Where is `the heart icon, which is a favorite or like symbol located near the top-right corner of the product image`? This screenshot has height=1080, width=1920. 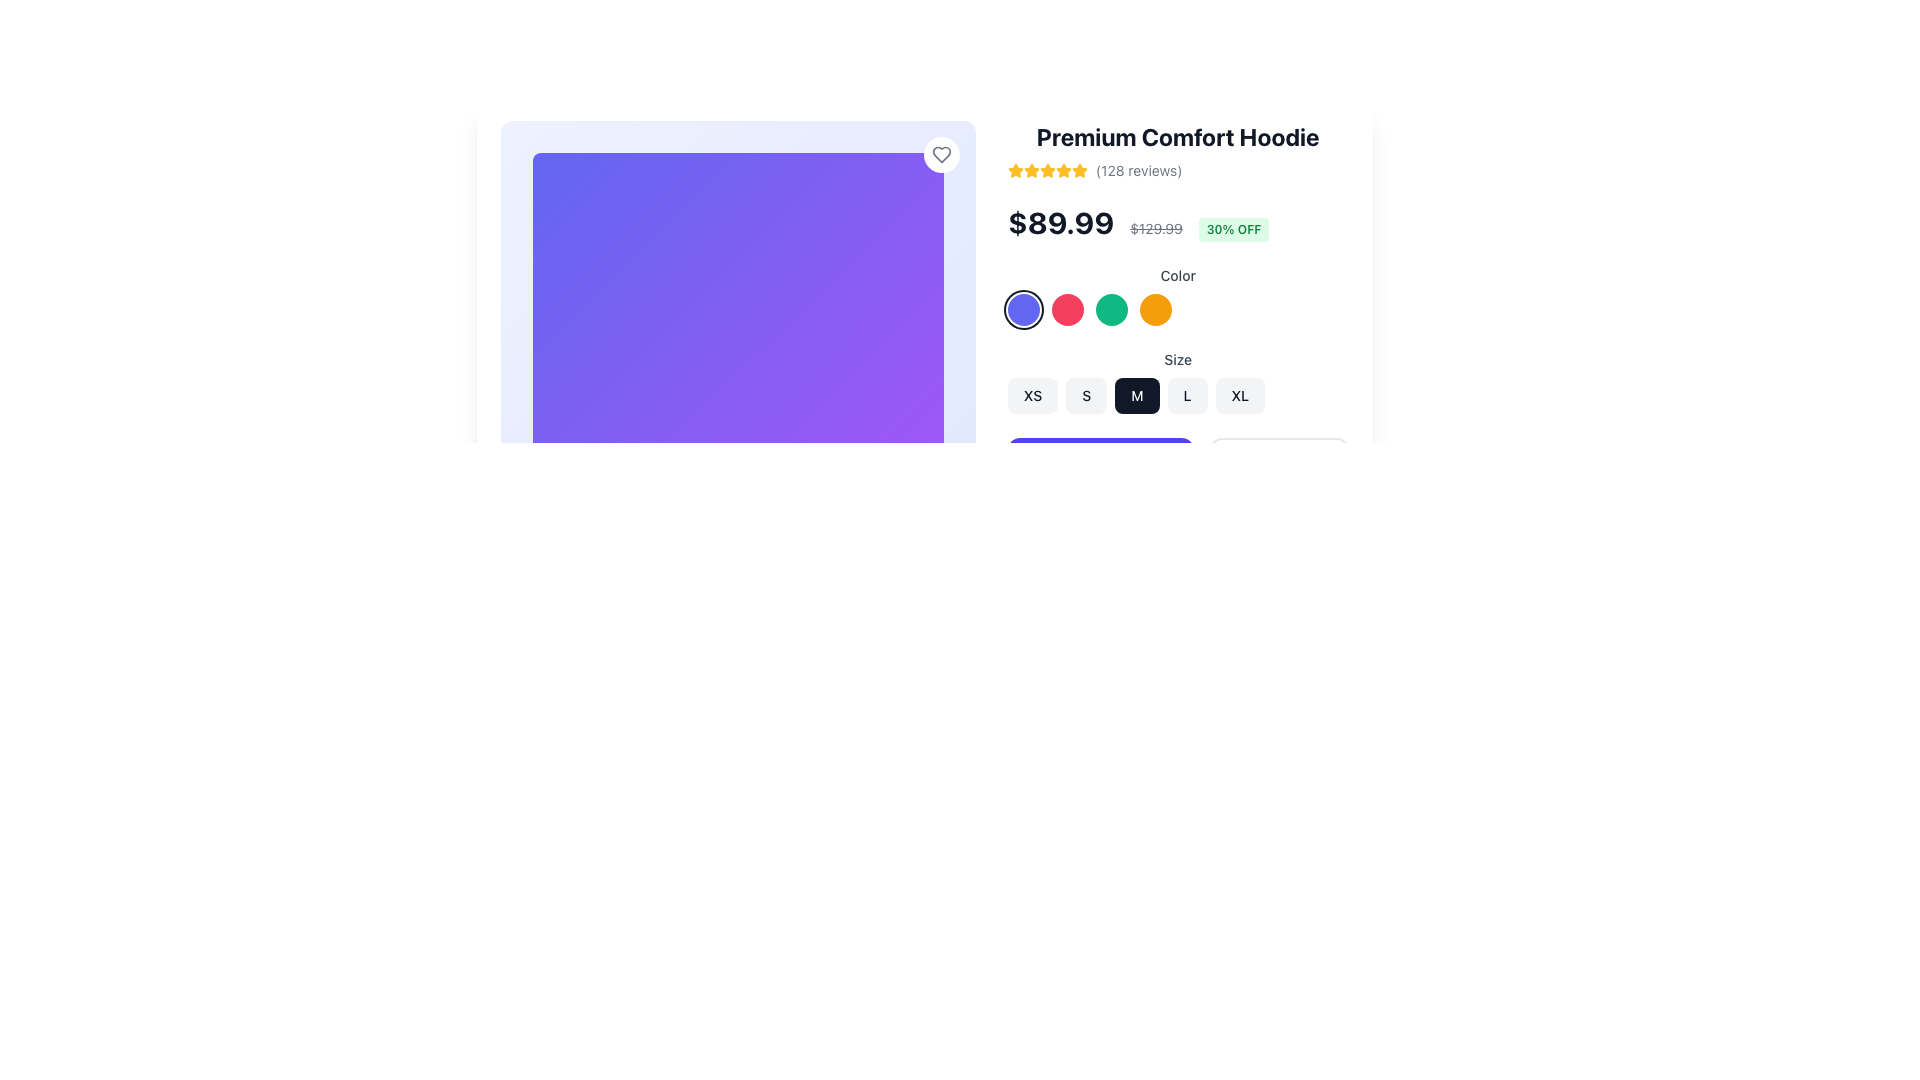 the heart icon, which is a favorite or like symbol located near the top-right corner of the product image is located at coordinates (940, 153).